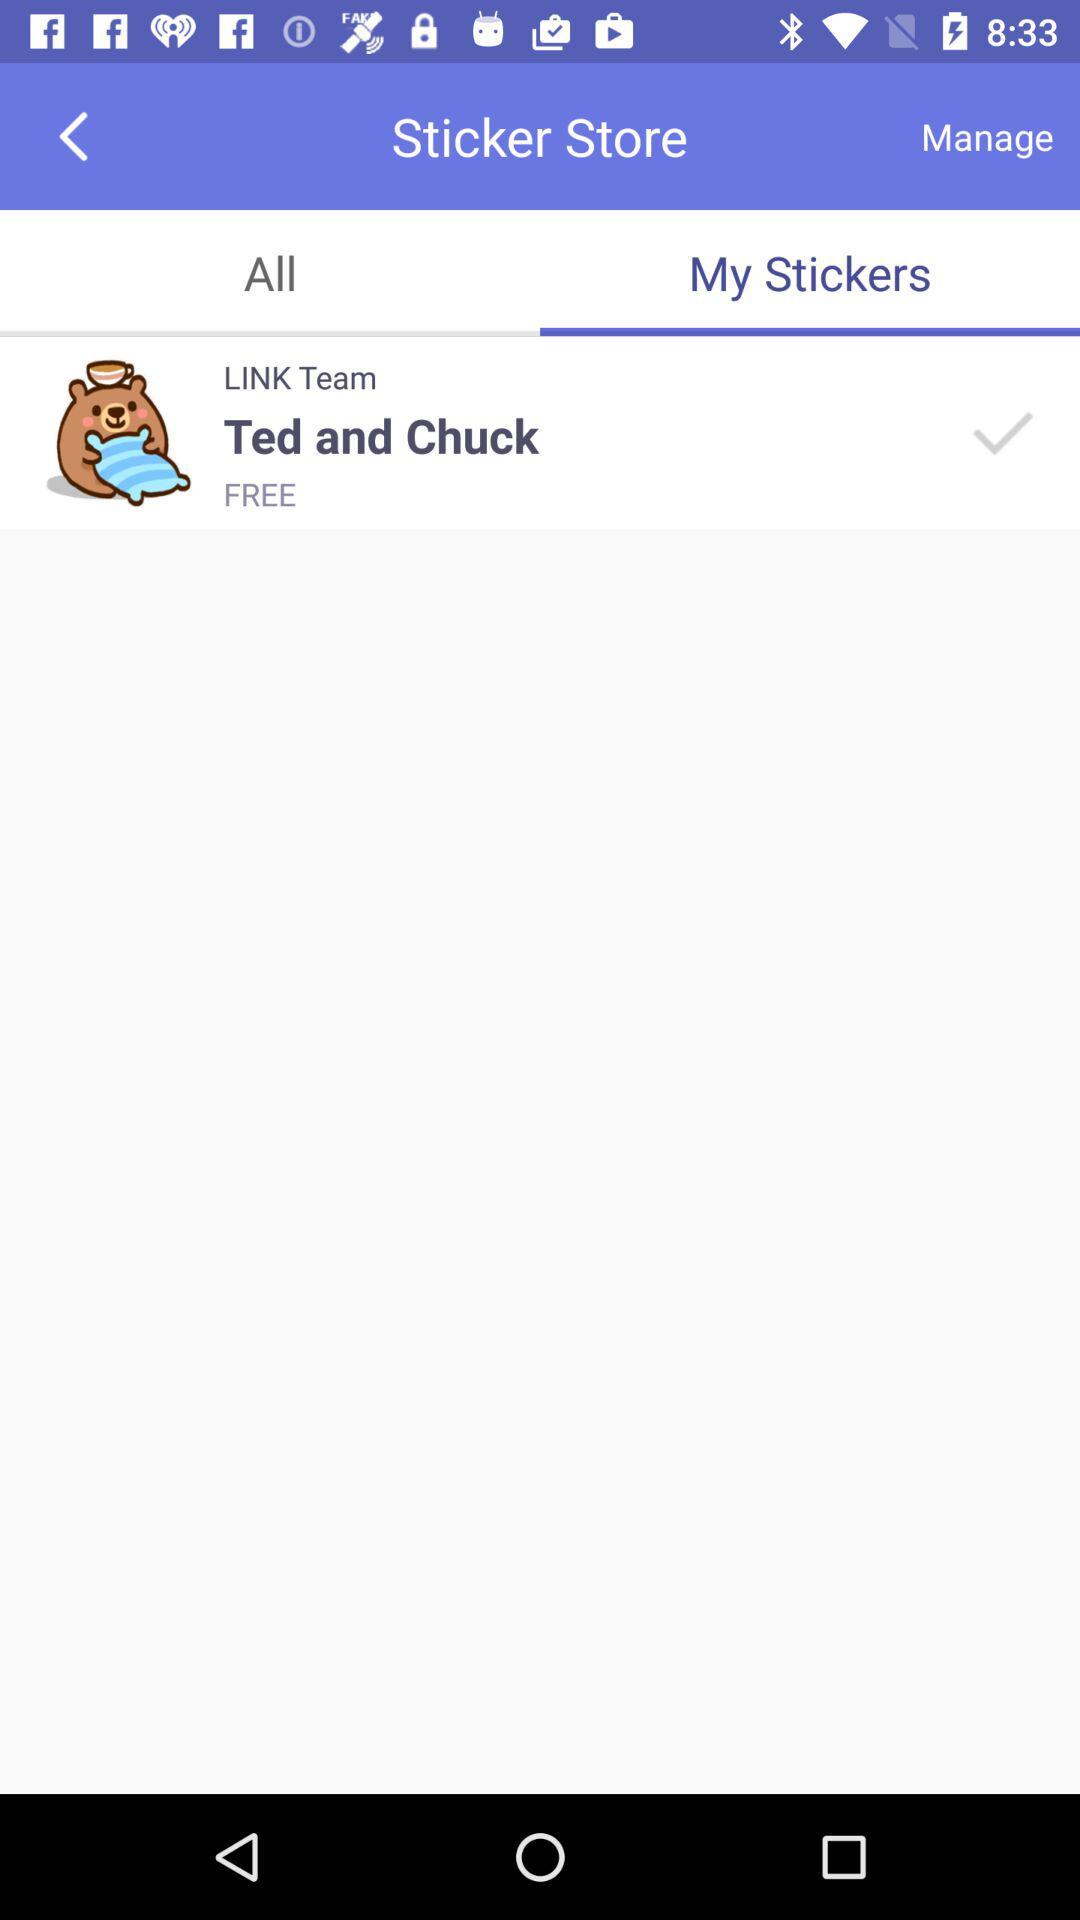  Describe the element at coordinates (1000, 431) in the screenshot. I see `the app to the right of the ted and chuck icon` at that location.